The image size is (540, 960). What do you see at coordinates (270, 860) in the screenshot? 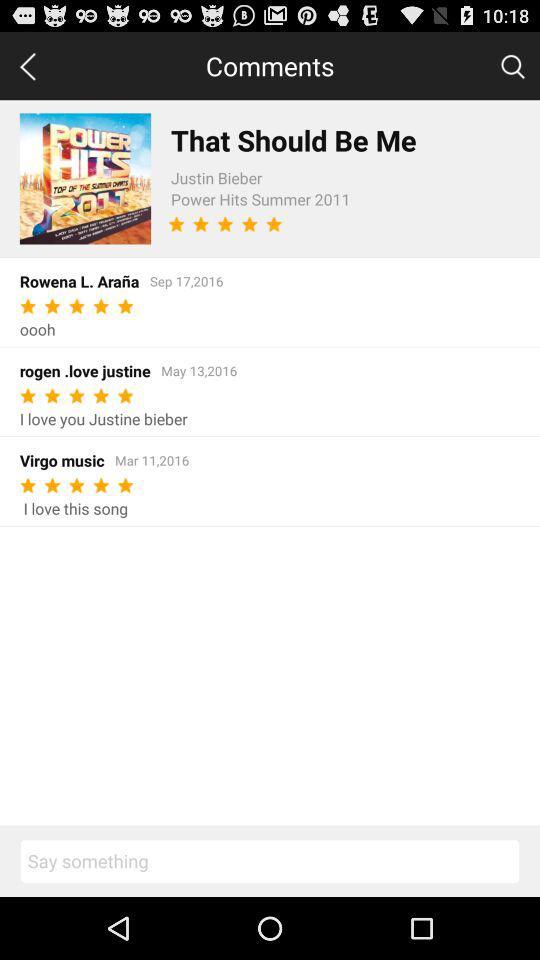
I see `comment on this song` at bounding box center [270, 860].